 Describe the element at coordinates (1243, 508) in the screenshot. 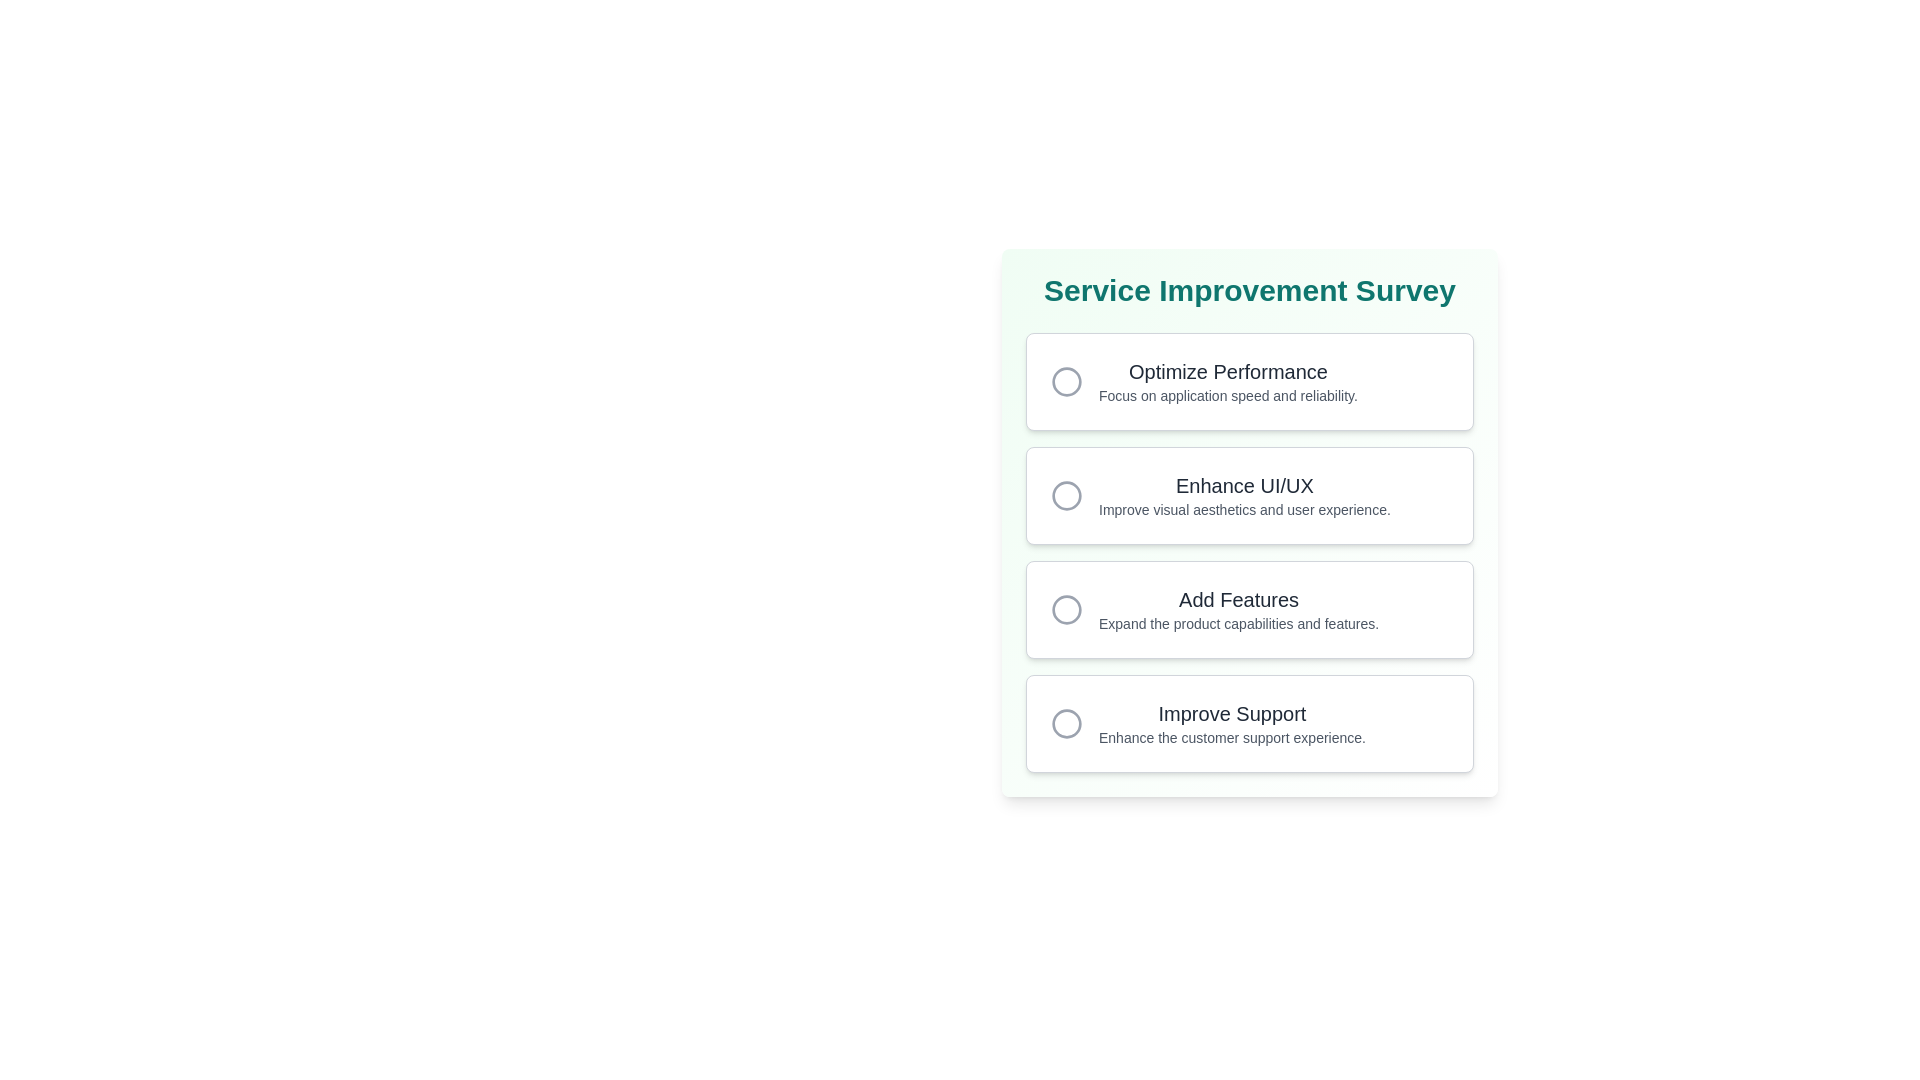

I see `the text label providing additional descriptive information for the 'Enhance UI/UX' option in the 'Service Improvement Survey' panel` at that location.